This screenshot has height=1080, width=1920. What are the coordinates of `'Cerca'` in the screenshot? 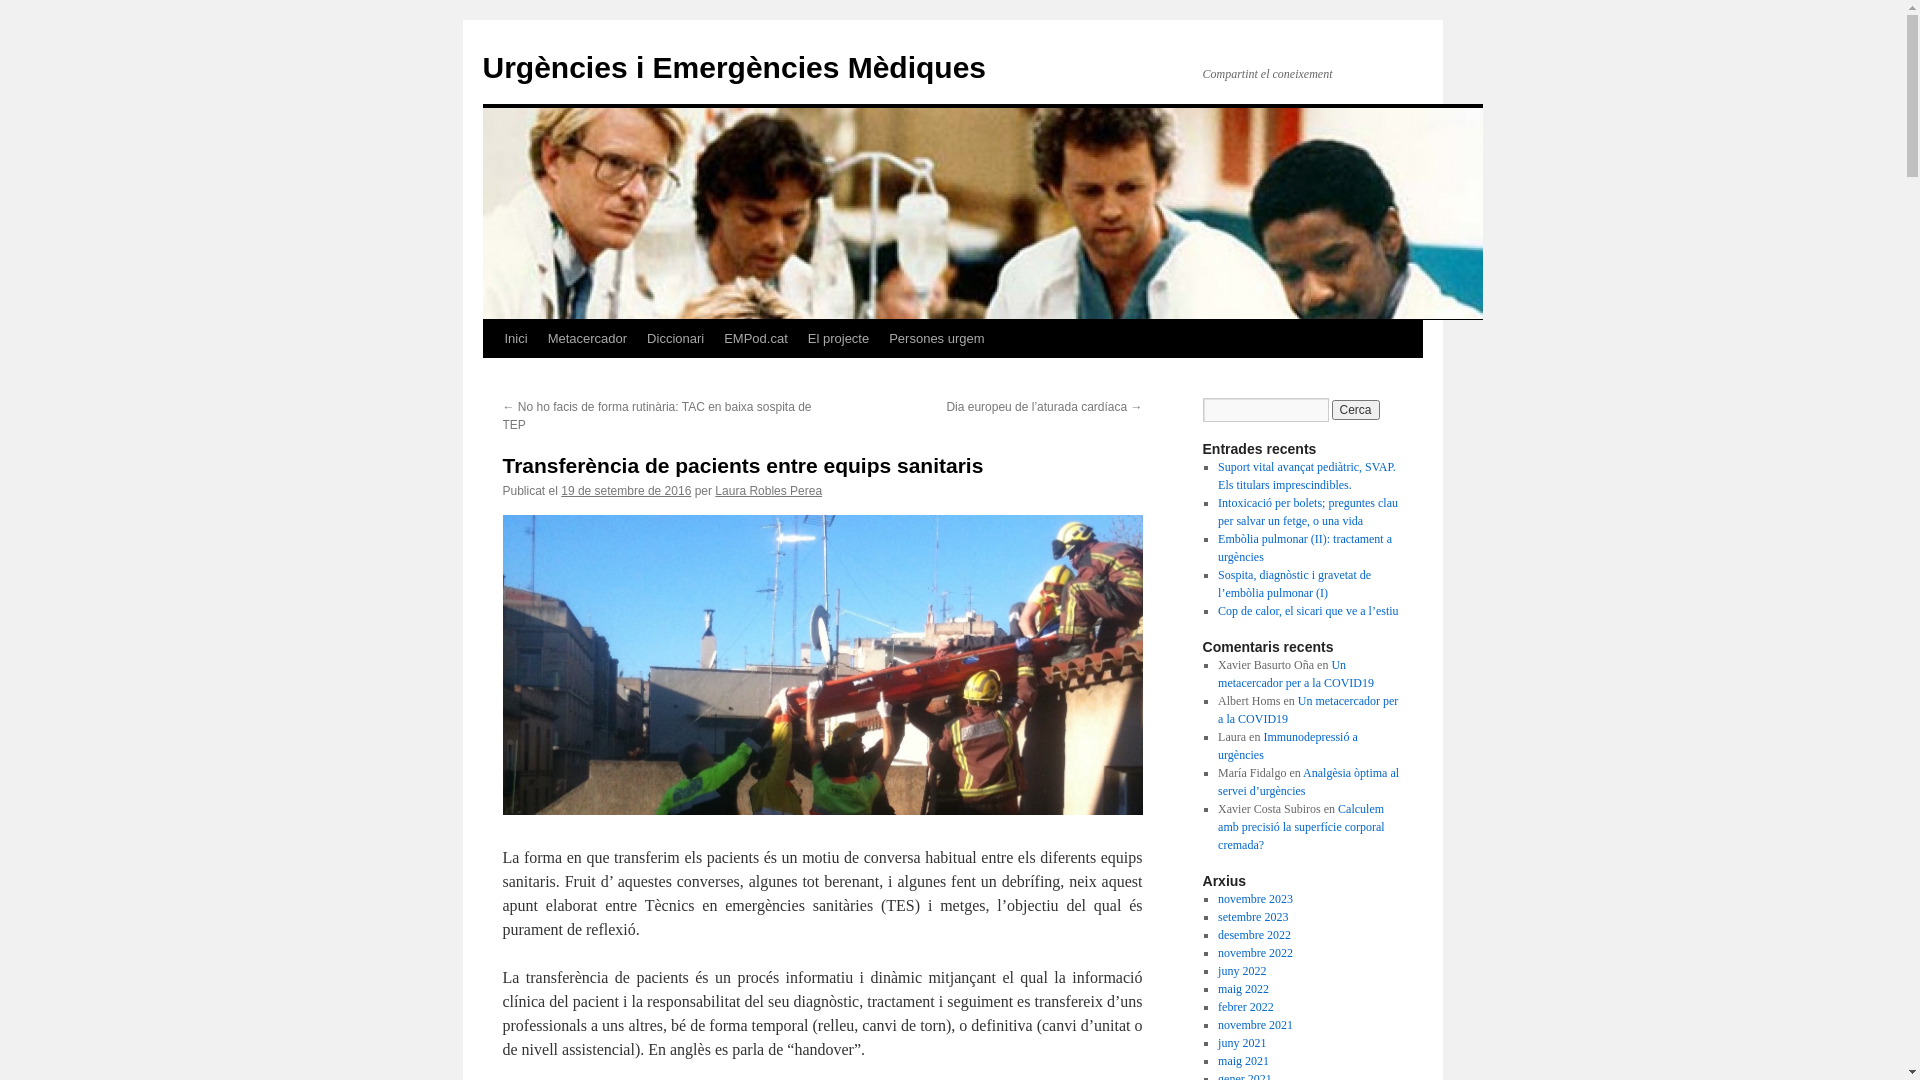 It's located at (1356, 408).